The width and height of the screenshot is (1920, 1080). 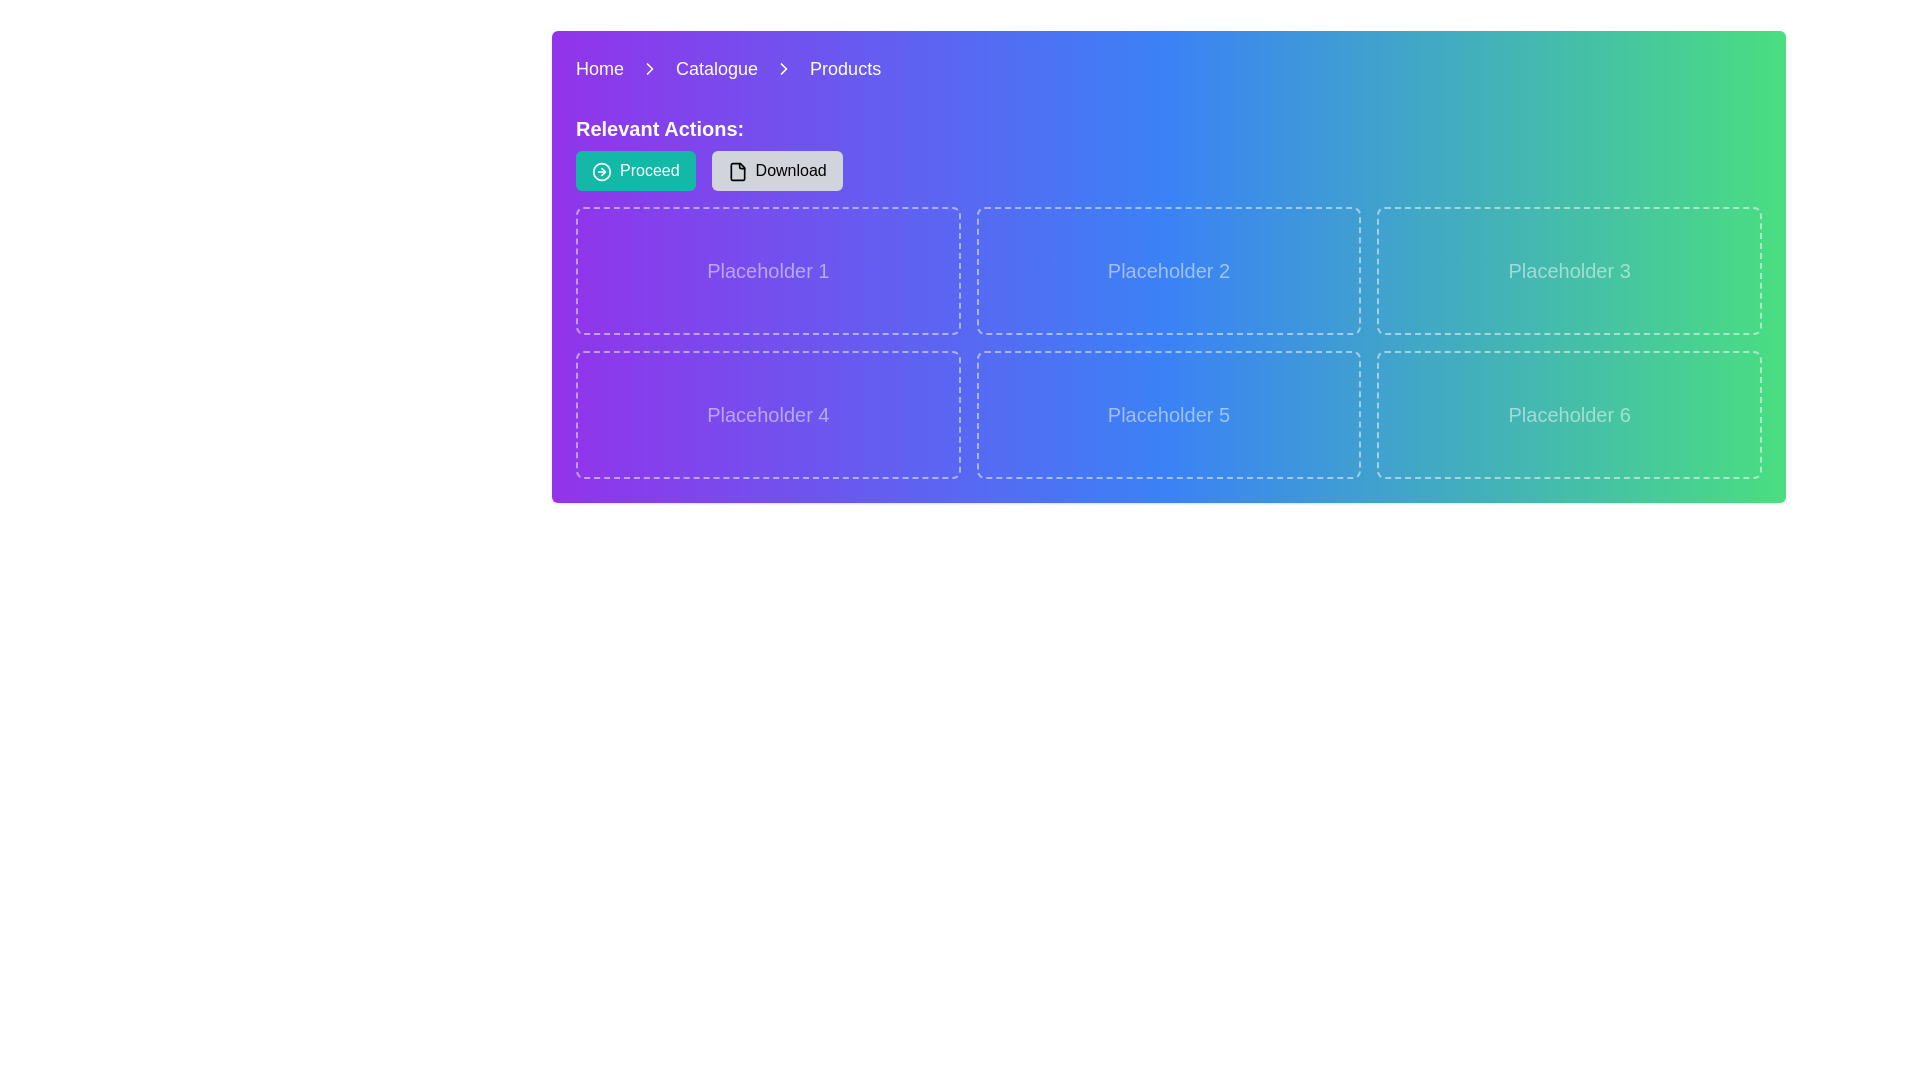 What do you see at coordinates (660, 128) in the screenshot?
I see `the text label that reads 'Relevant Actions:' styled in a large, bold font, located above the buttons 'Proceed' and 'Download'` at bounding box center [660, 128].